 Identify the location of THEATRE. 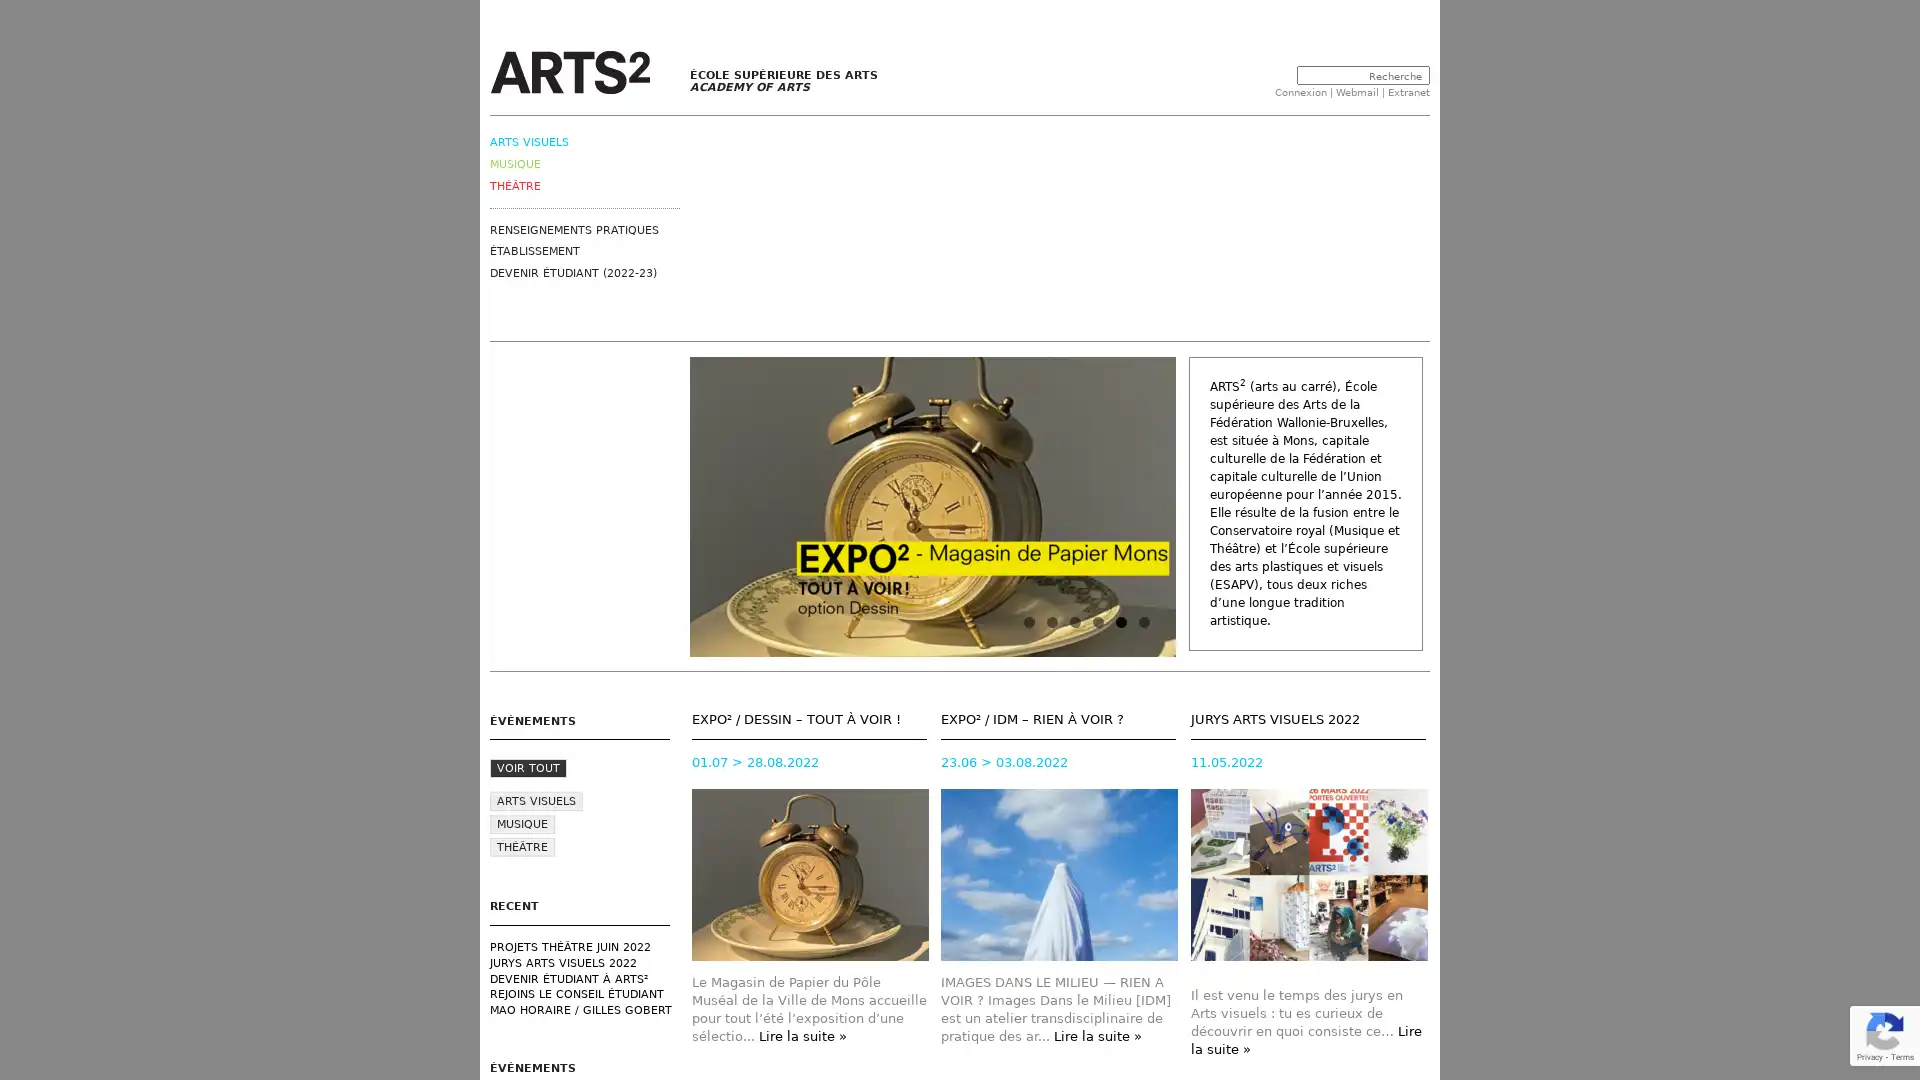
(522, 847).